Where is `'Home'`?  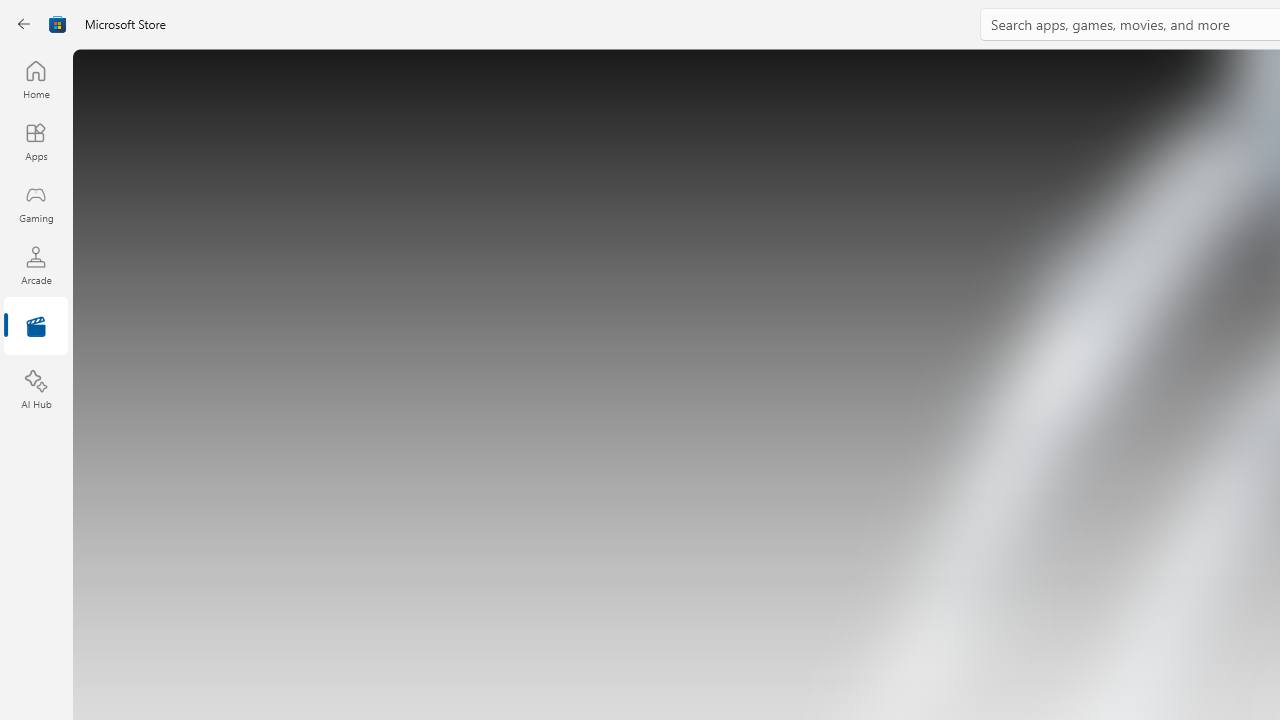 'Home' is located at coordinates (35, 78).